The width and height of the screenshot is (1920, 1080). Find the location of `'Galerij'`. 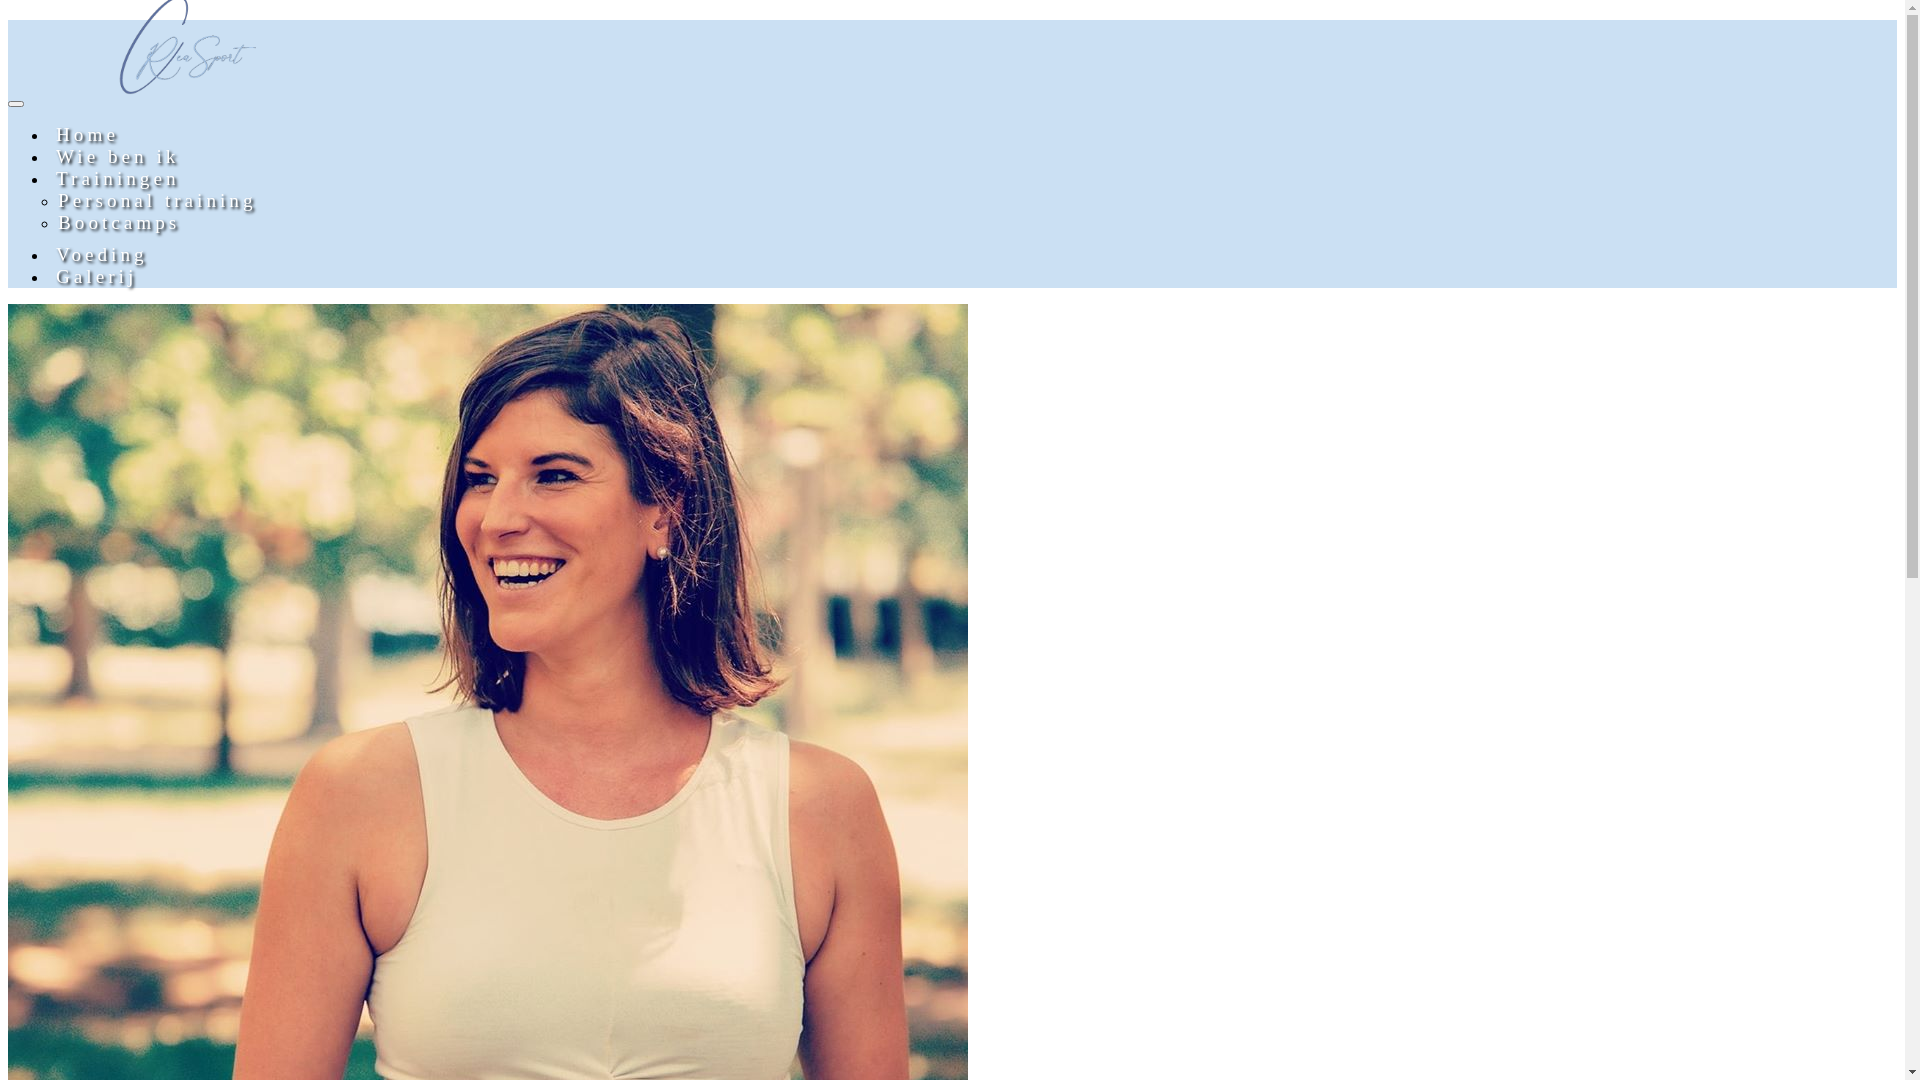

'Galerij' is located at coordinates (95, 276).